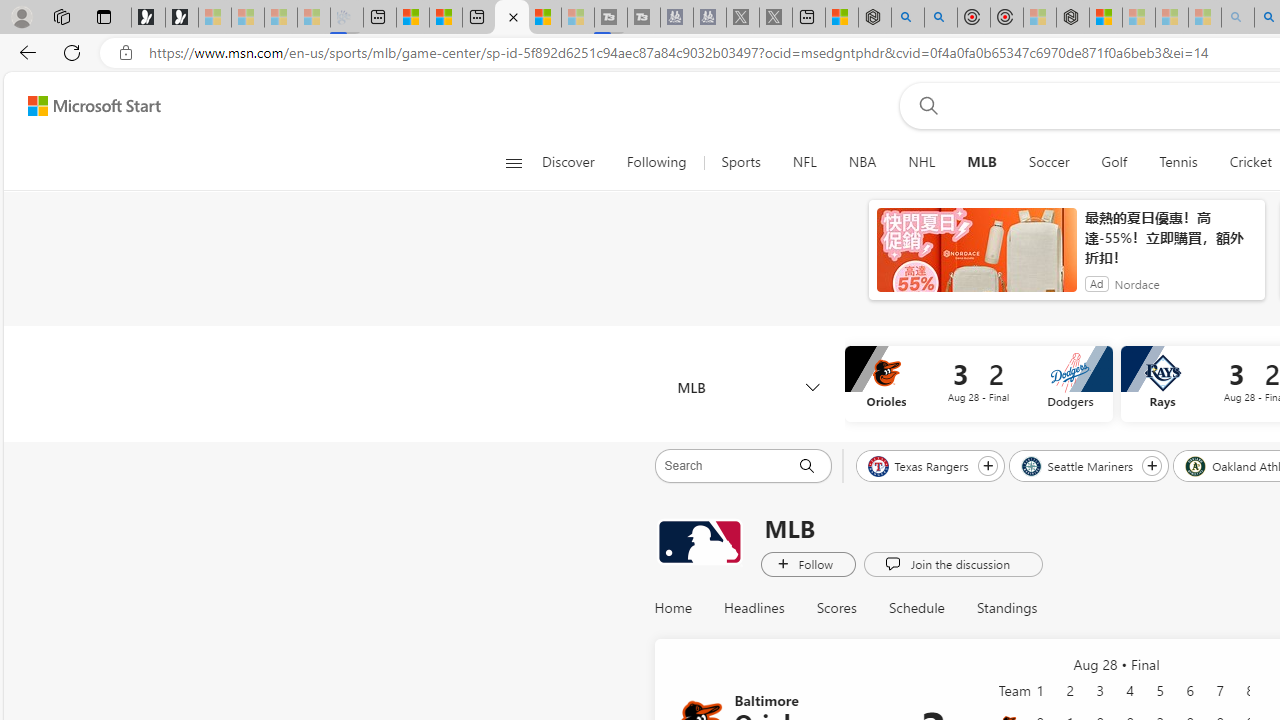  What do you see at coordinates (978, 384) in the screenshot?
I see `'Orioles 3 vs Dodgers 2Final Date Aug 28'` at bounding box center [978, 384].